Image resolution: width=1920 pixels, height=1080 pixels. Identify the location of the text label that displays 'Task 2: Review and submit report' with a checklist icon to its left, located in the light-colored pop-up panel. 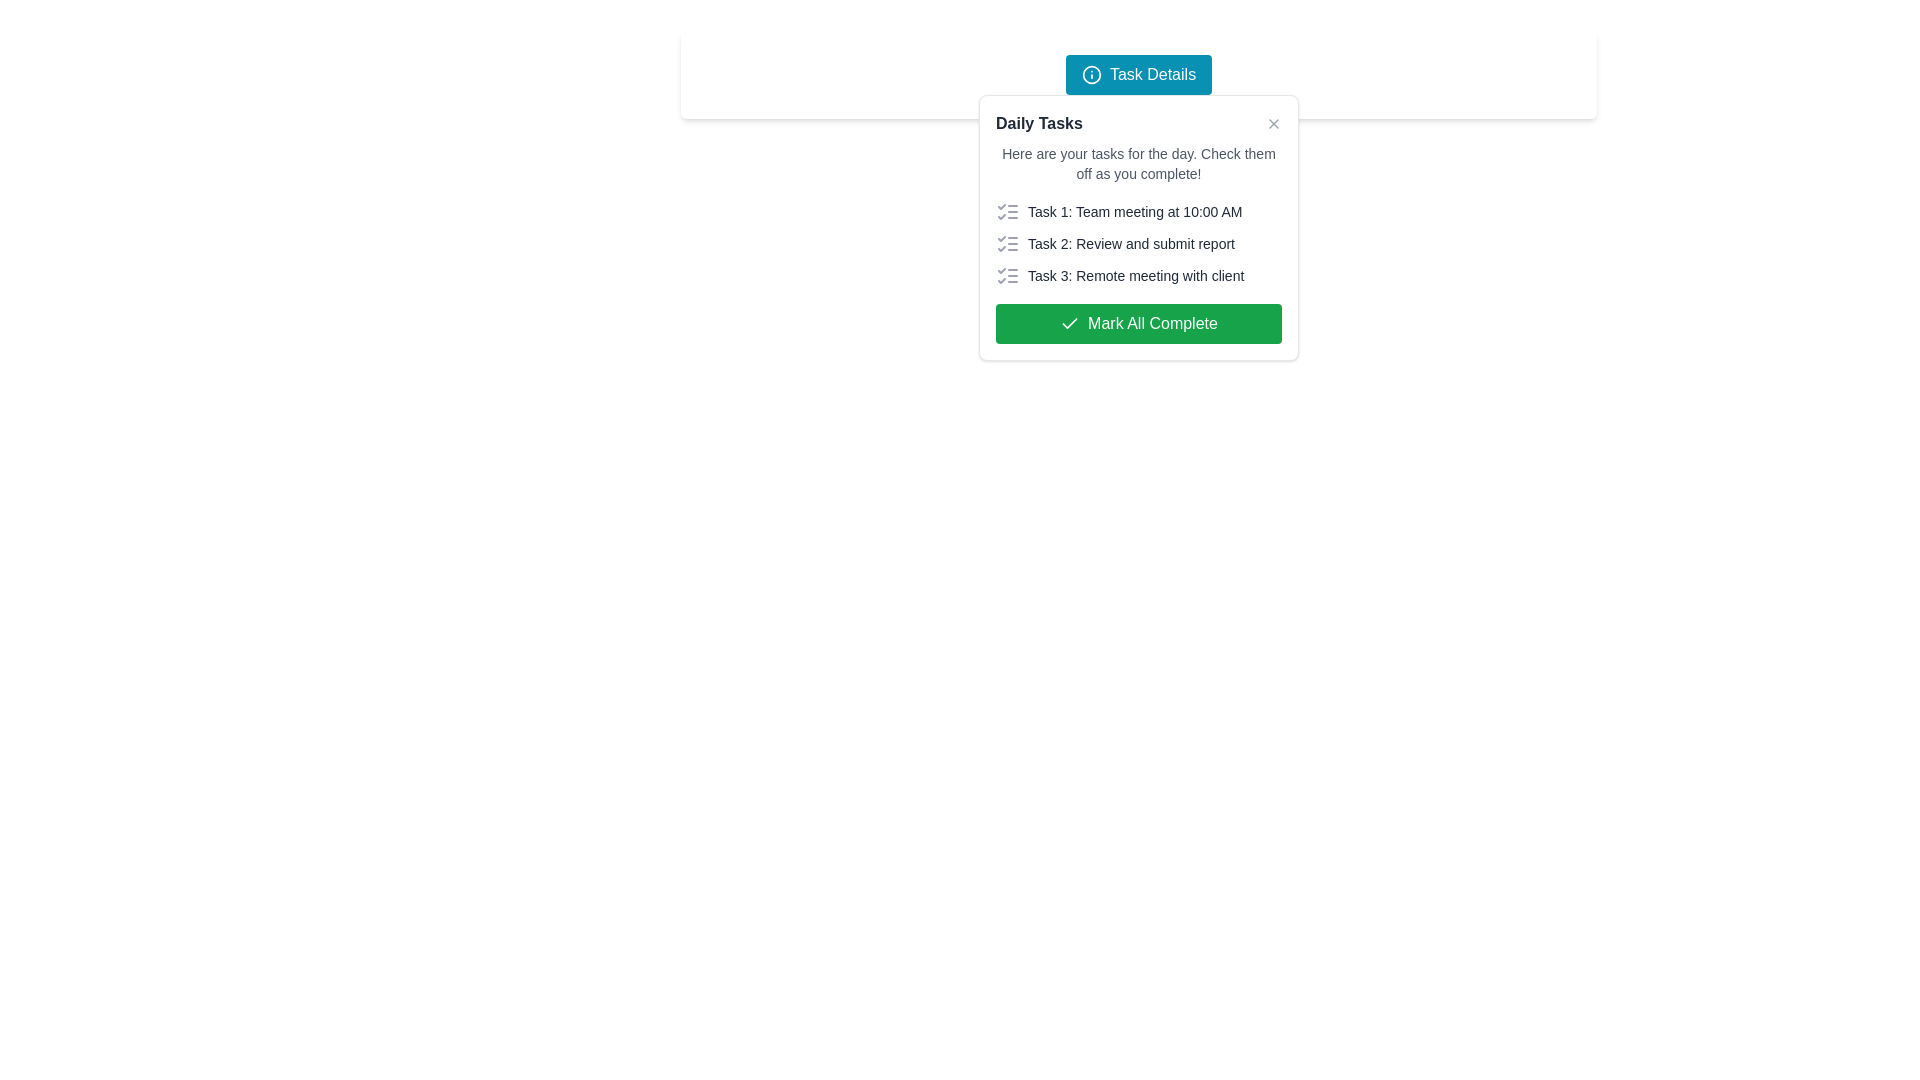
(1138, 242).